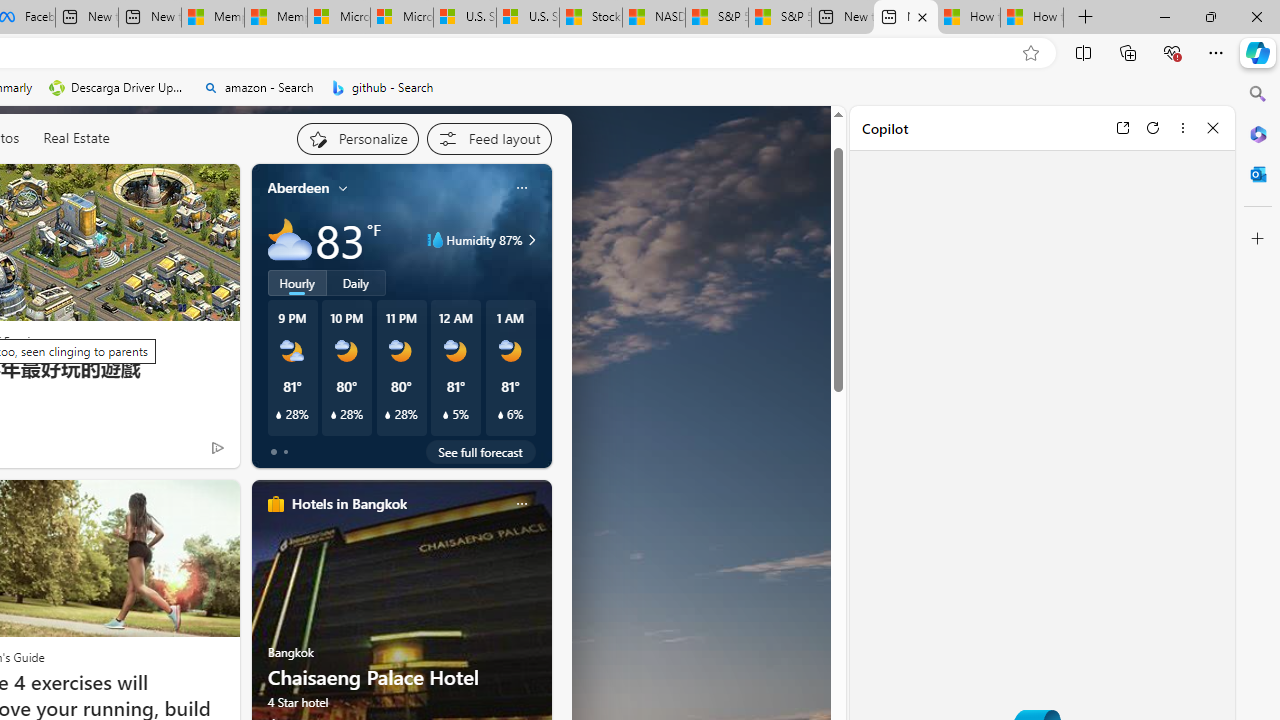  Describe the element at coordinates (343, 187) in the screenshot. I see `'My location'` at that location.